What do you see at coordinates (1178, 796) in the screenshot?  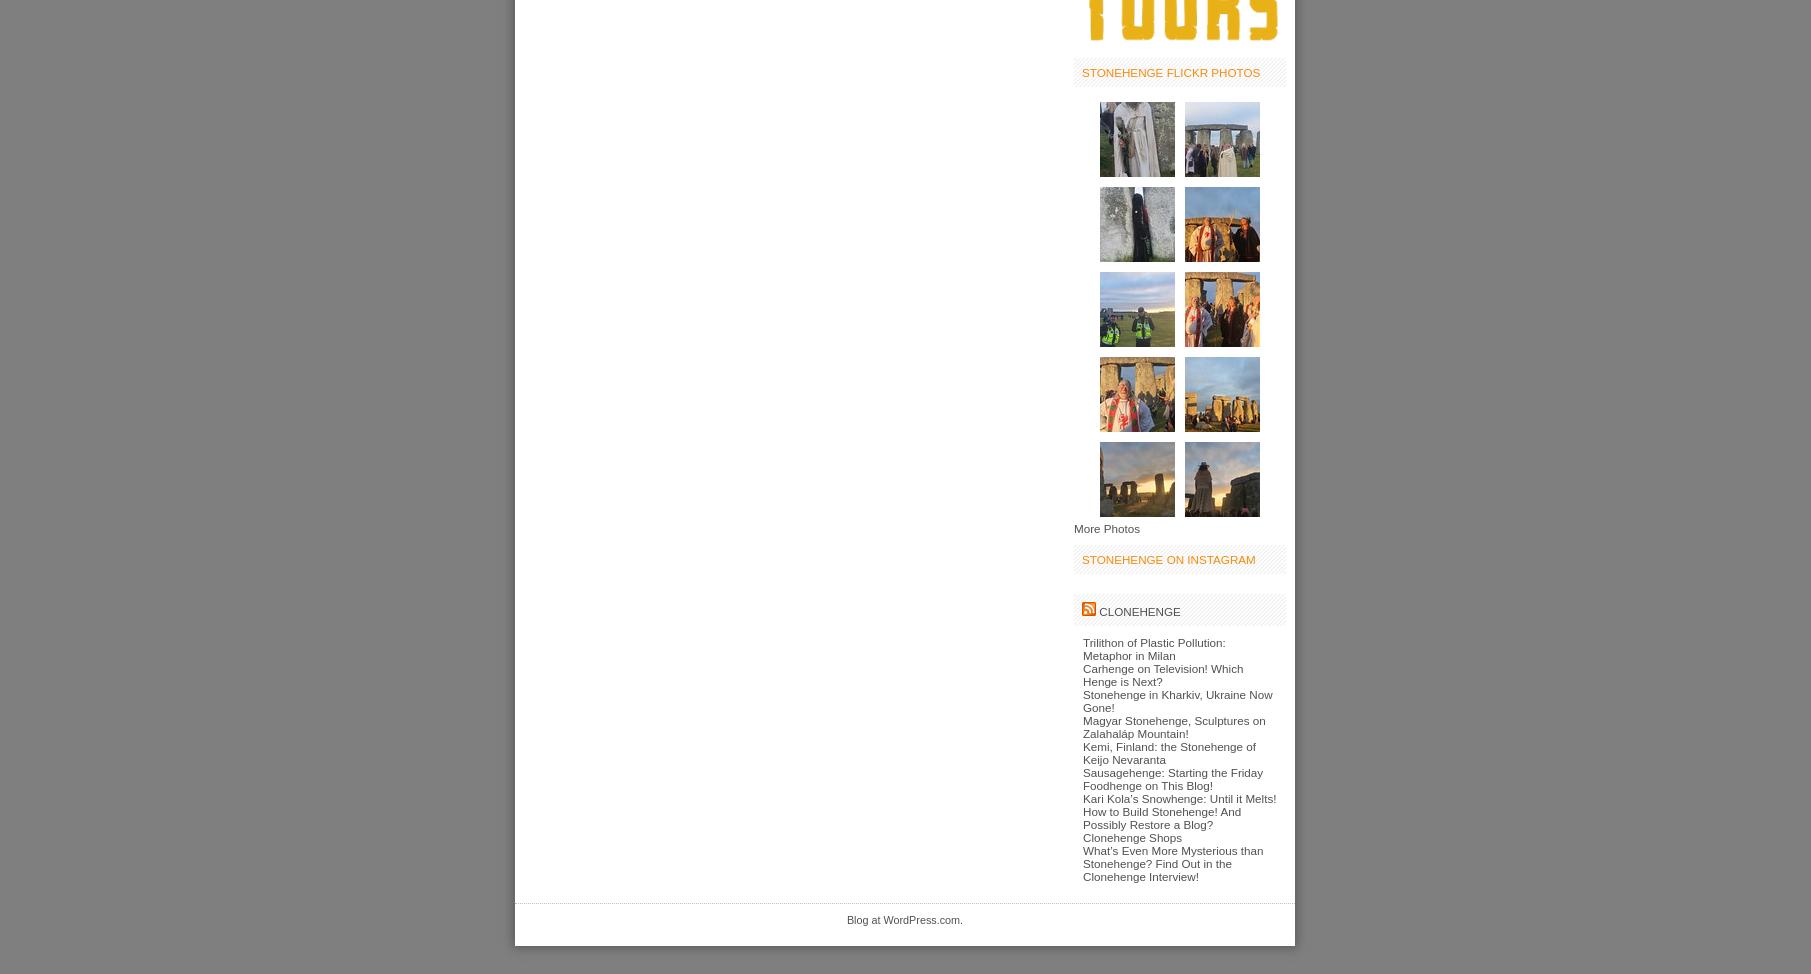 I see `'Kari Kola’s Snowhenge: Until it Melts!'` at bounding box center [1178, 796].